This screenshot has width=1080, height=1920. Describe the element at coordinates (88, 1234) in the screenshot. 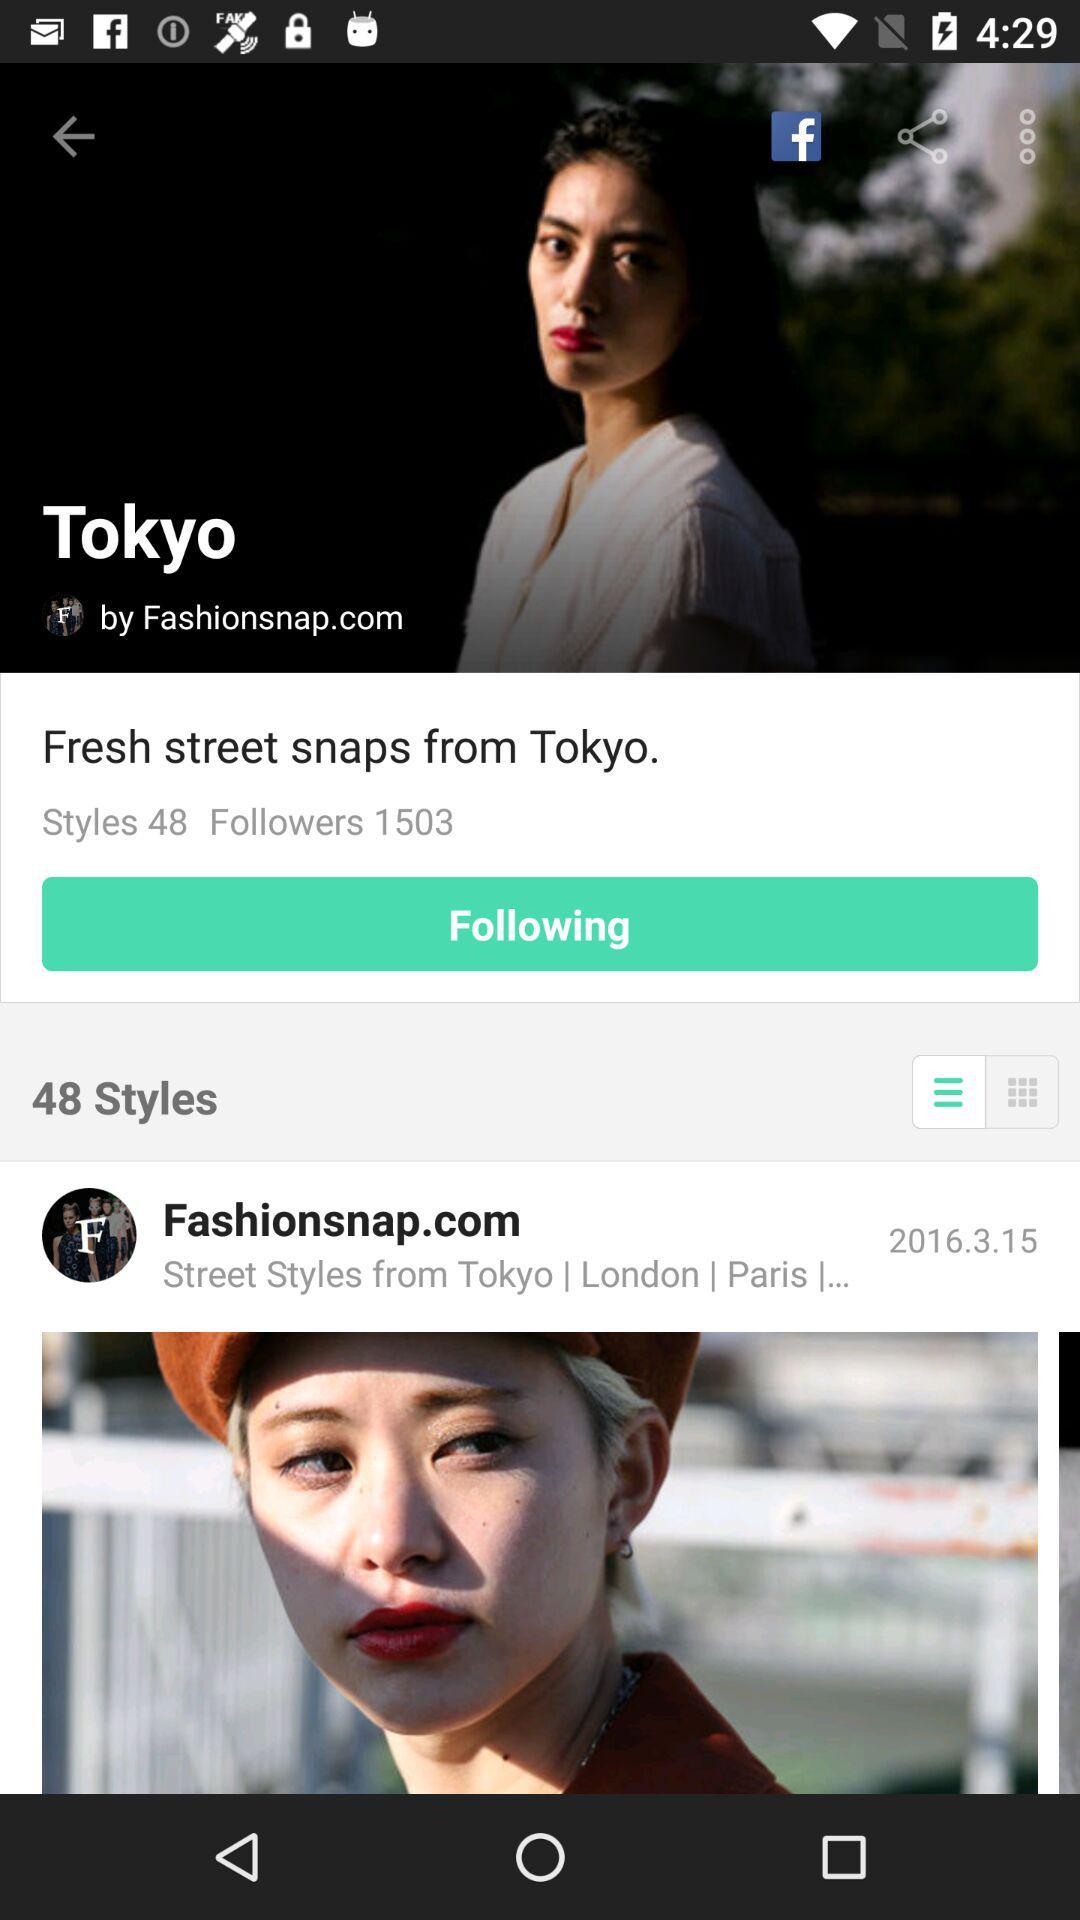

I see `company page` at that location.